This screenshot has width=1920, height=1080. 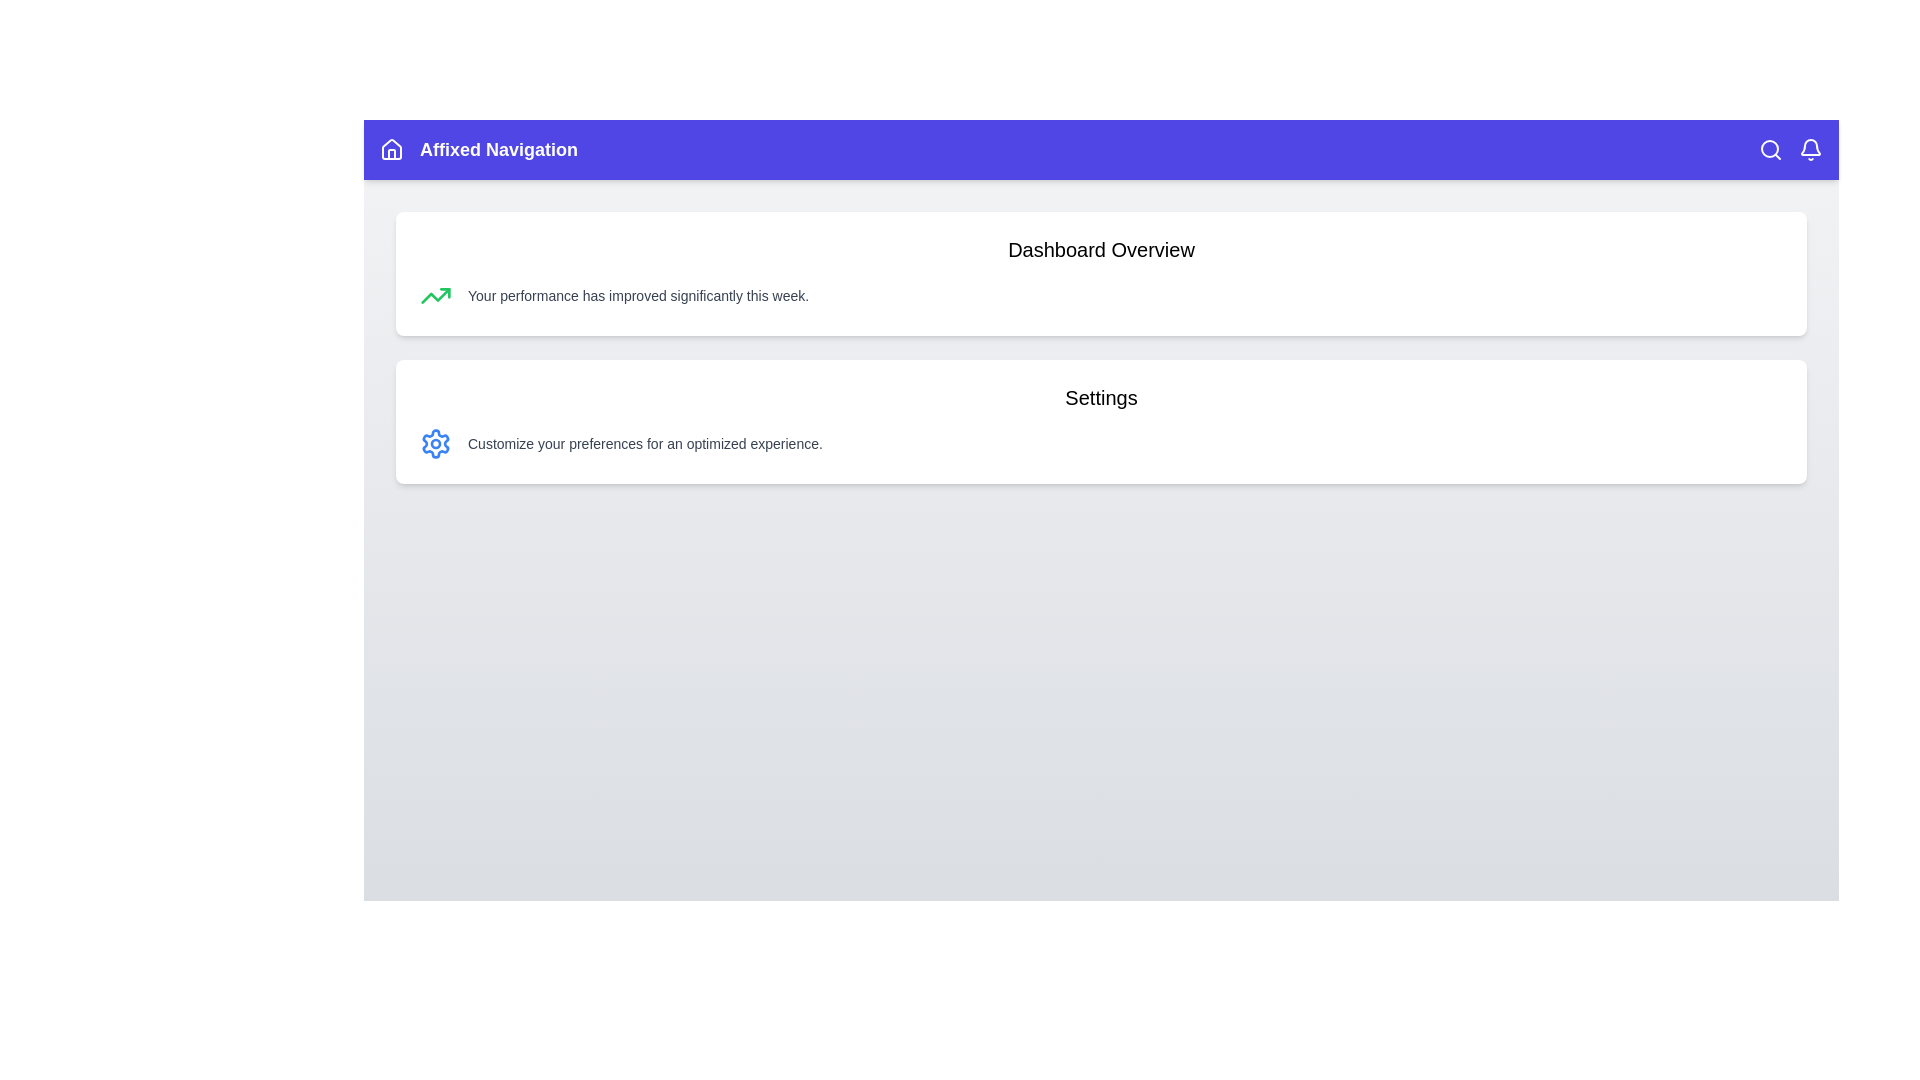 I want to click on the search IconButton located in the top-right corner of the interface to change its color, so click(x=1771, y=149).